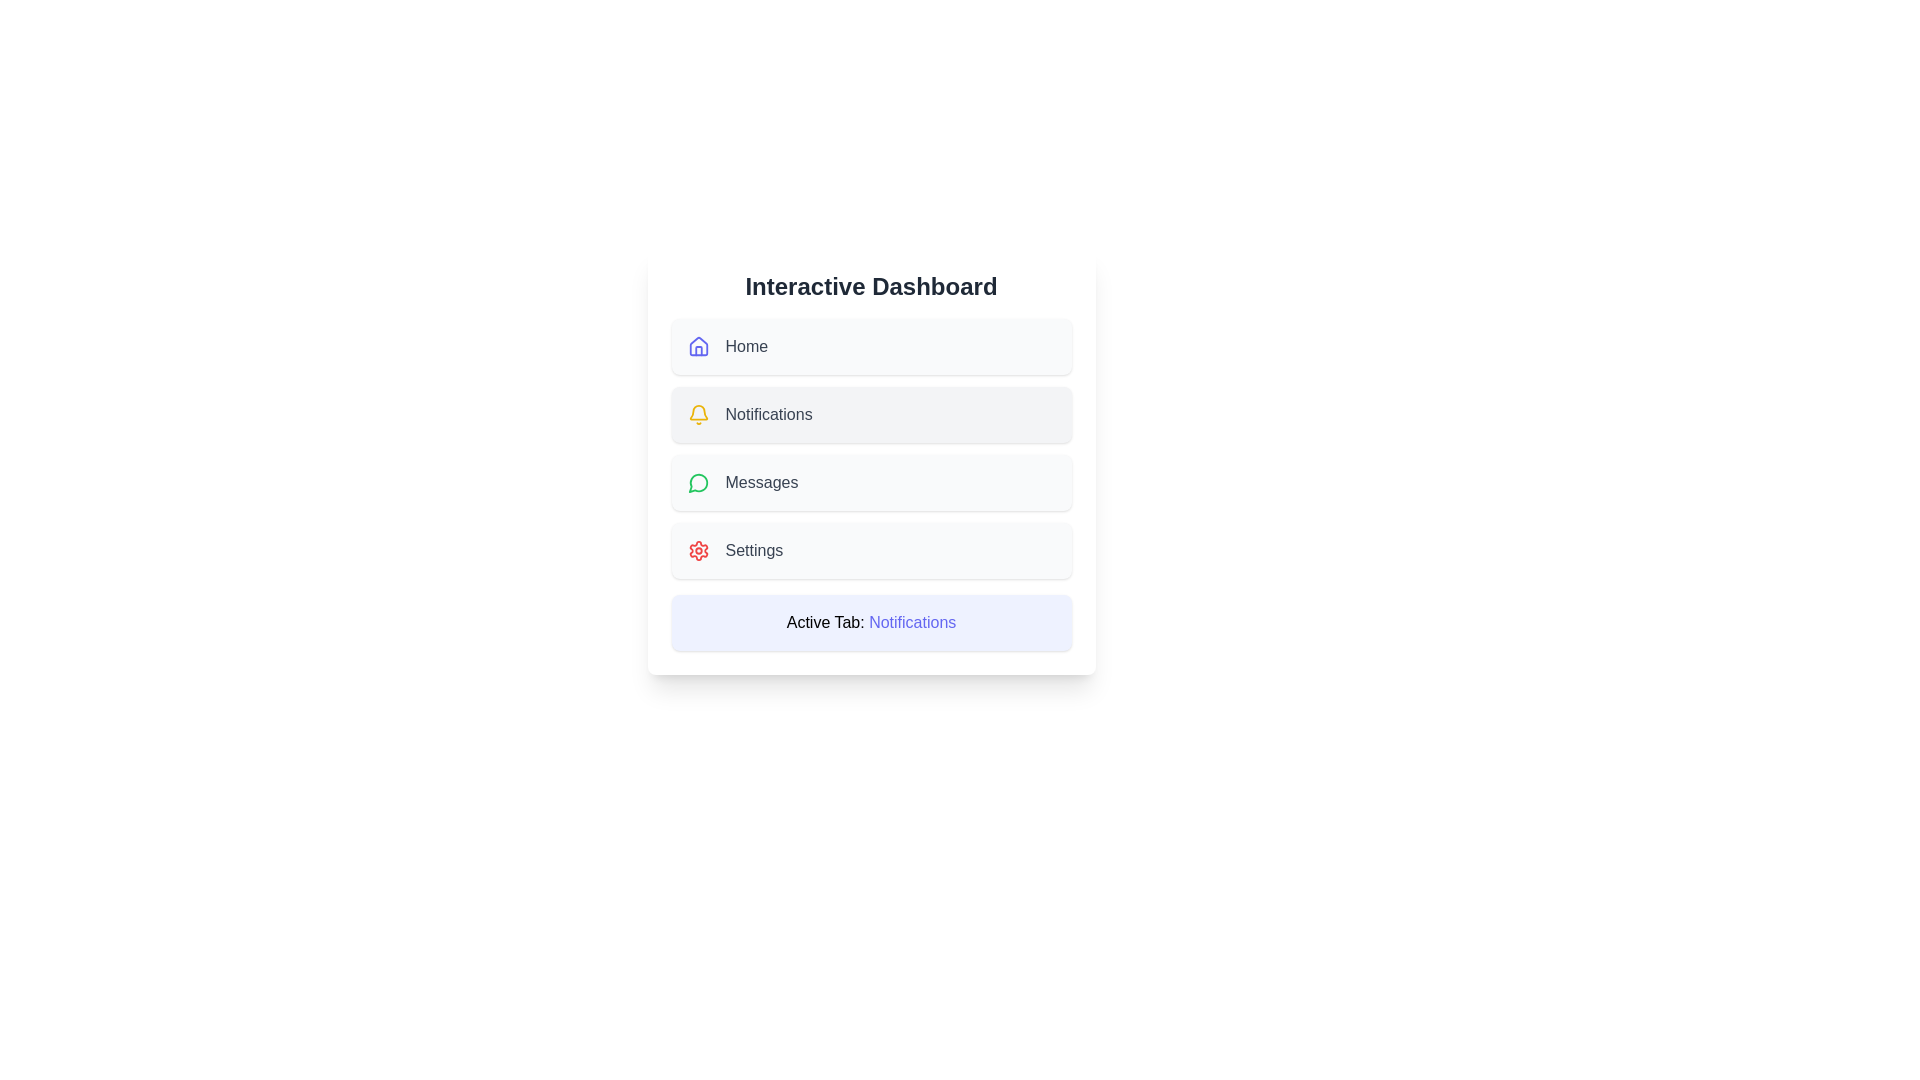  What do you see at coordinates (698, 551) in the screenshot?
I see `the menu item icon corresponding to Settings` at bounding box center [698, 551].